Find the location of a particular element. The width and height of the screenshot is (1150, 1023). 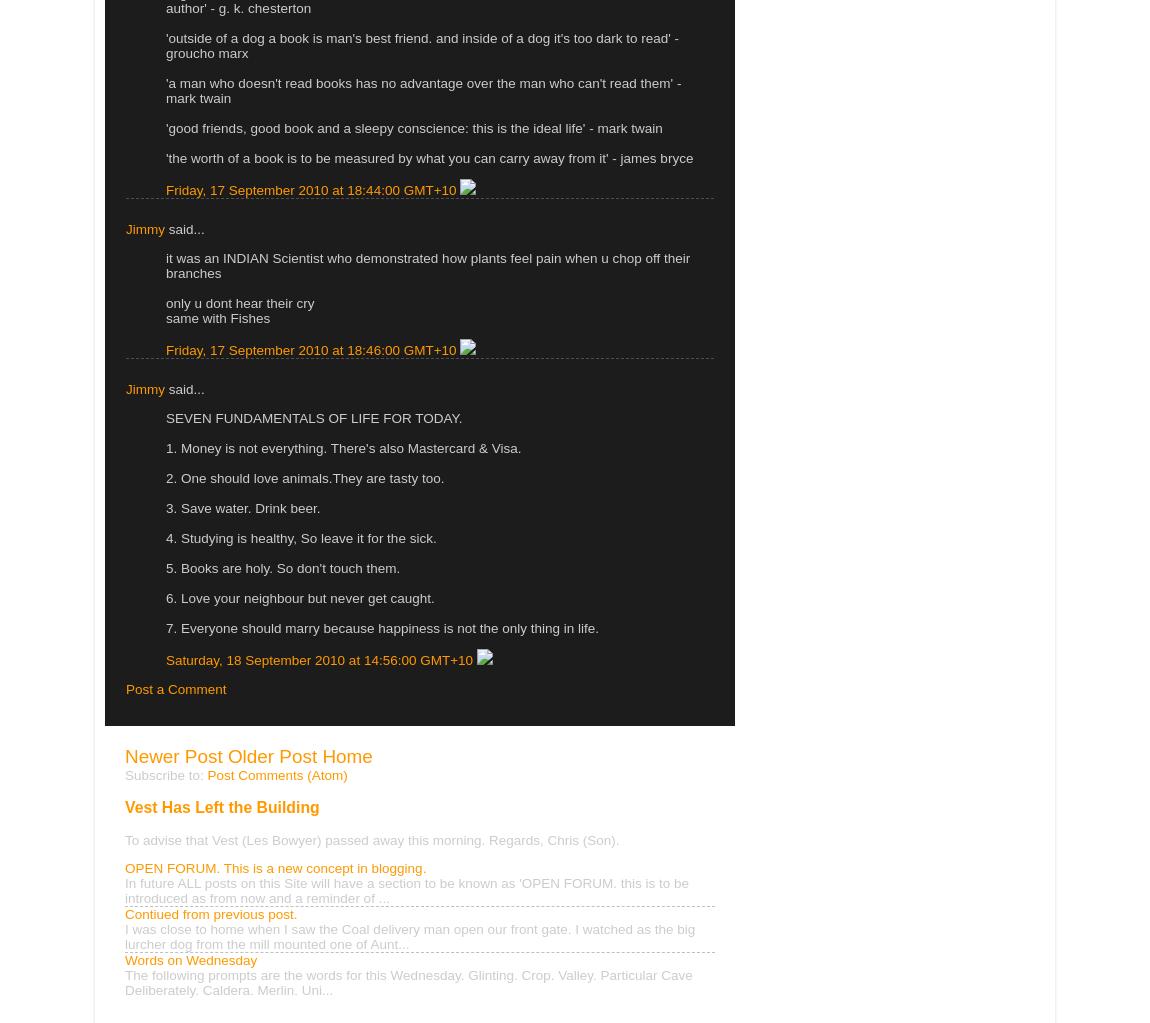

''good friends, good book and a sleepy conscience: this is the ideal life' - mark twain' is located at coordinates (414, 126).